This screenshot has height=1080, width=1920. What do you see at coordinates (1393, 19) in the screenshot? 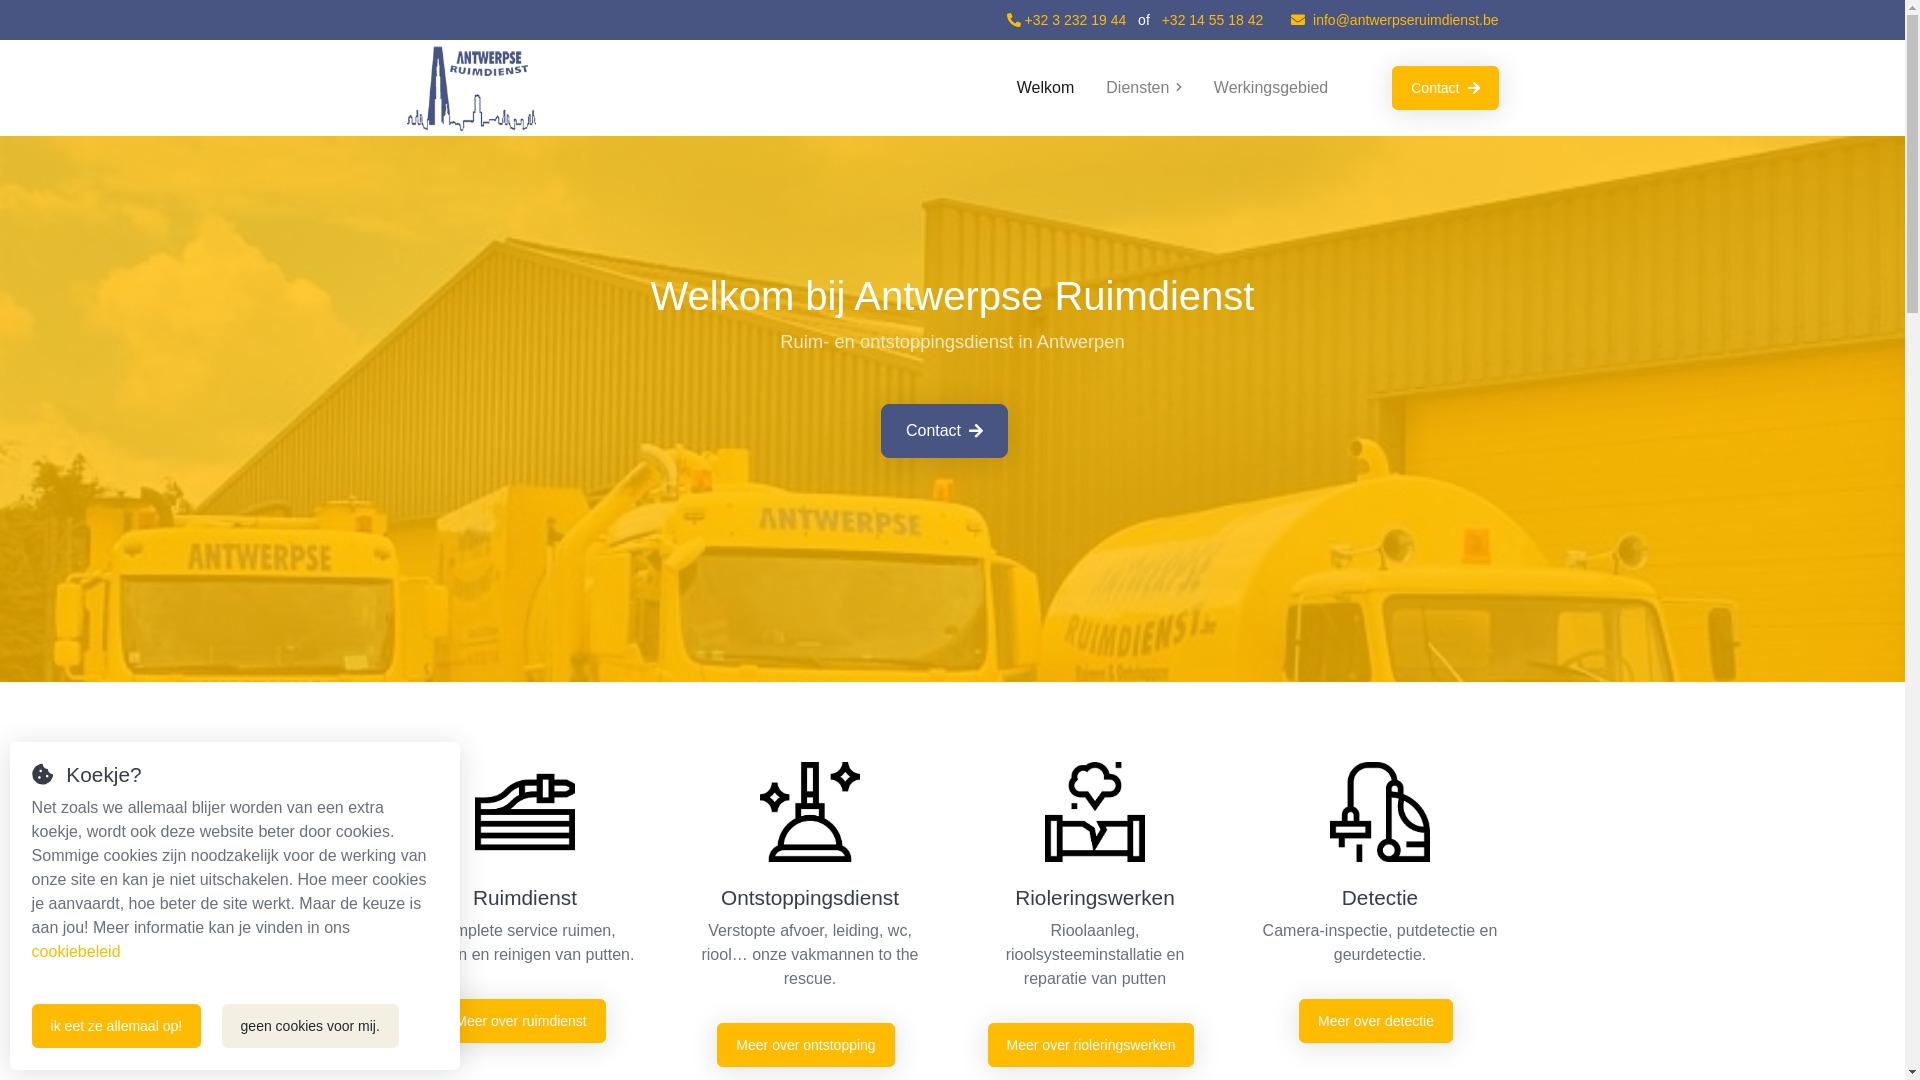
I see `'info@antwerpseruimdienst.be'` at bounding box center [1393, 19].